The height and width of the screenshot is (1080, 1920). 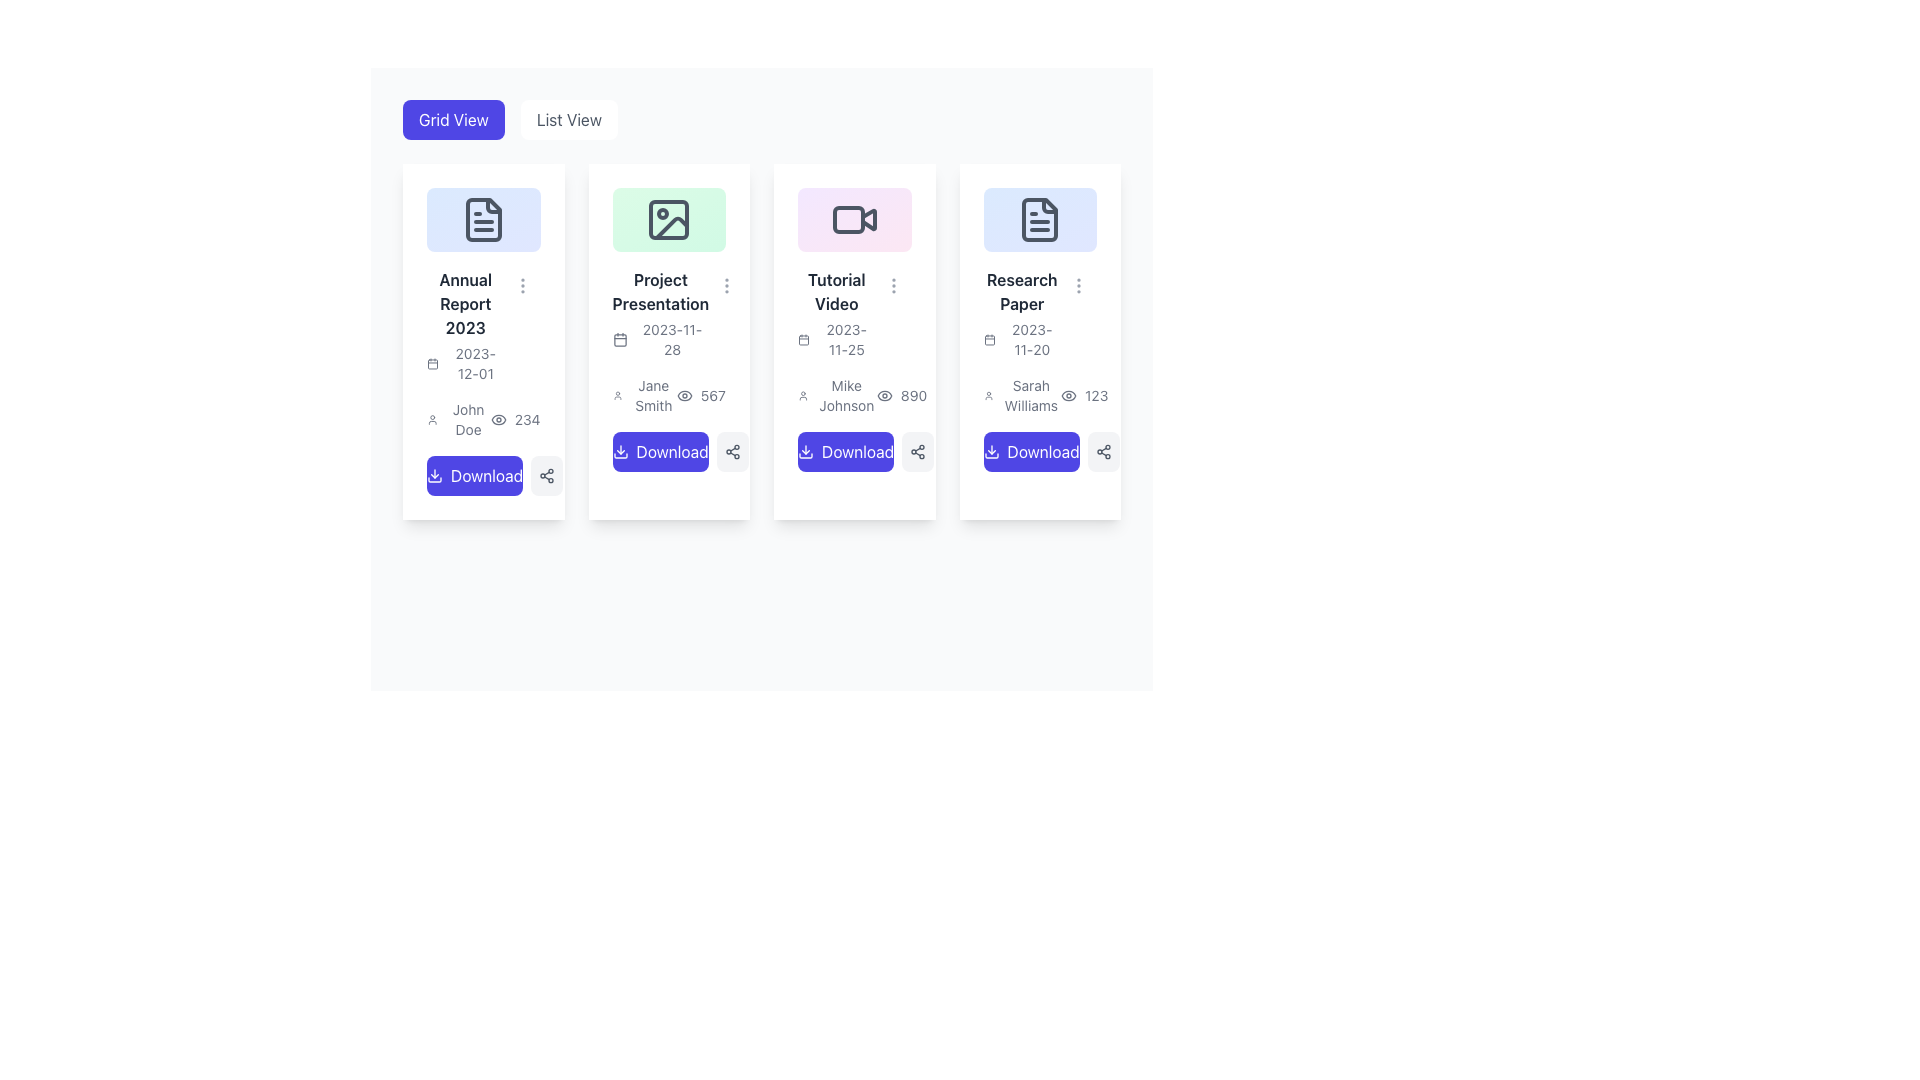 What do you see at coordinates (1095, 395) in the screenshot?
I see `value displayed in the Text label that shows '123', which is positioned to the right of an eye icon in a horizontal group at the bottom of the last card` at bounding box center [1095, 395].